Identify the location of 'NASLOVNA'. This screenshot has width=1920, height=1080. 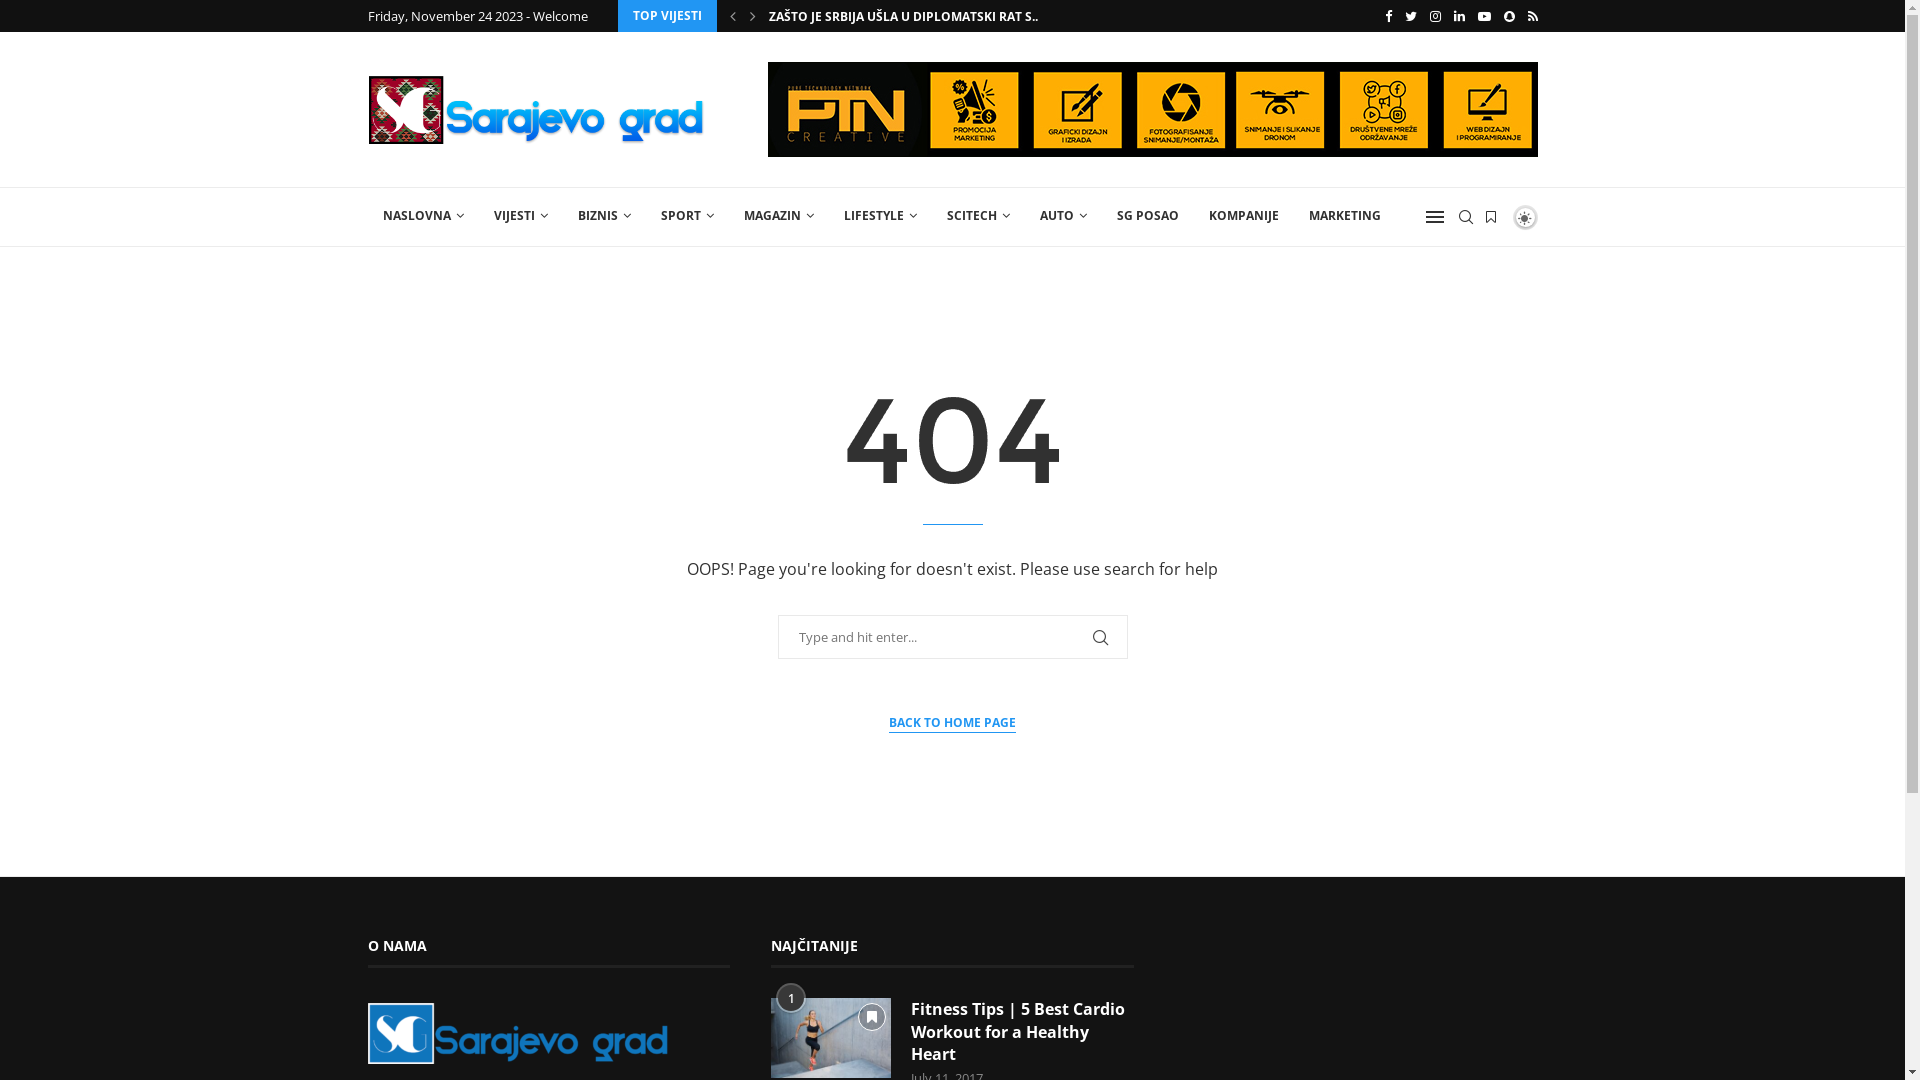
(422, 216).